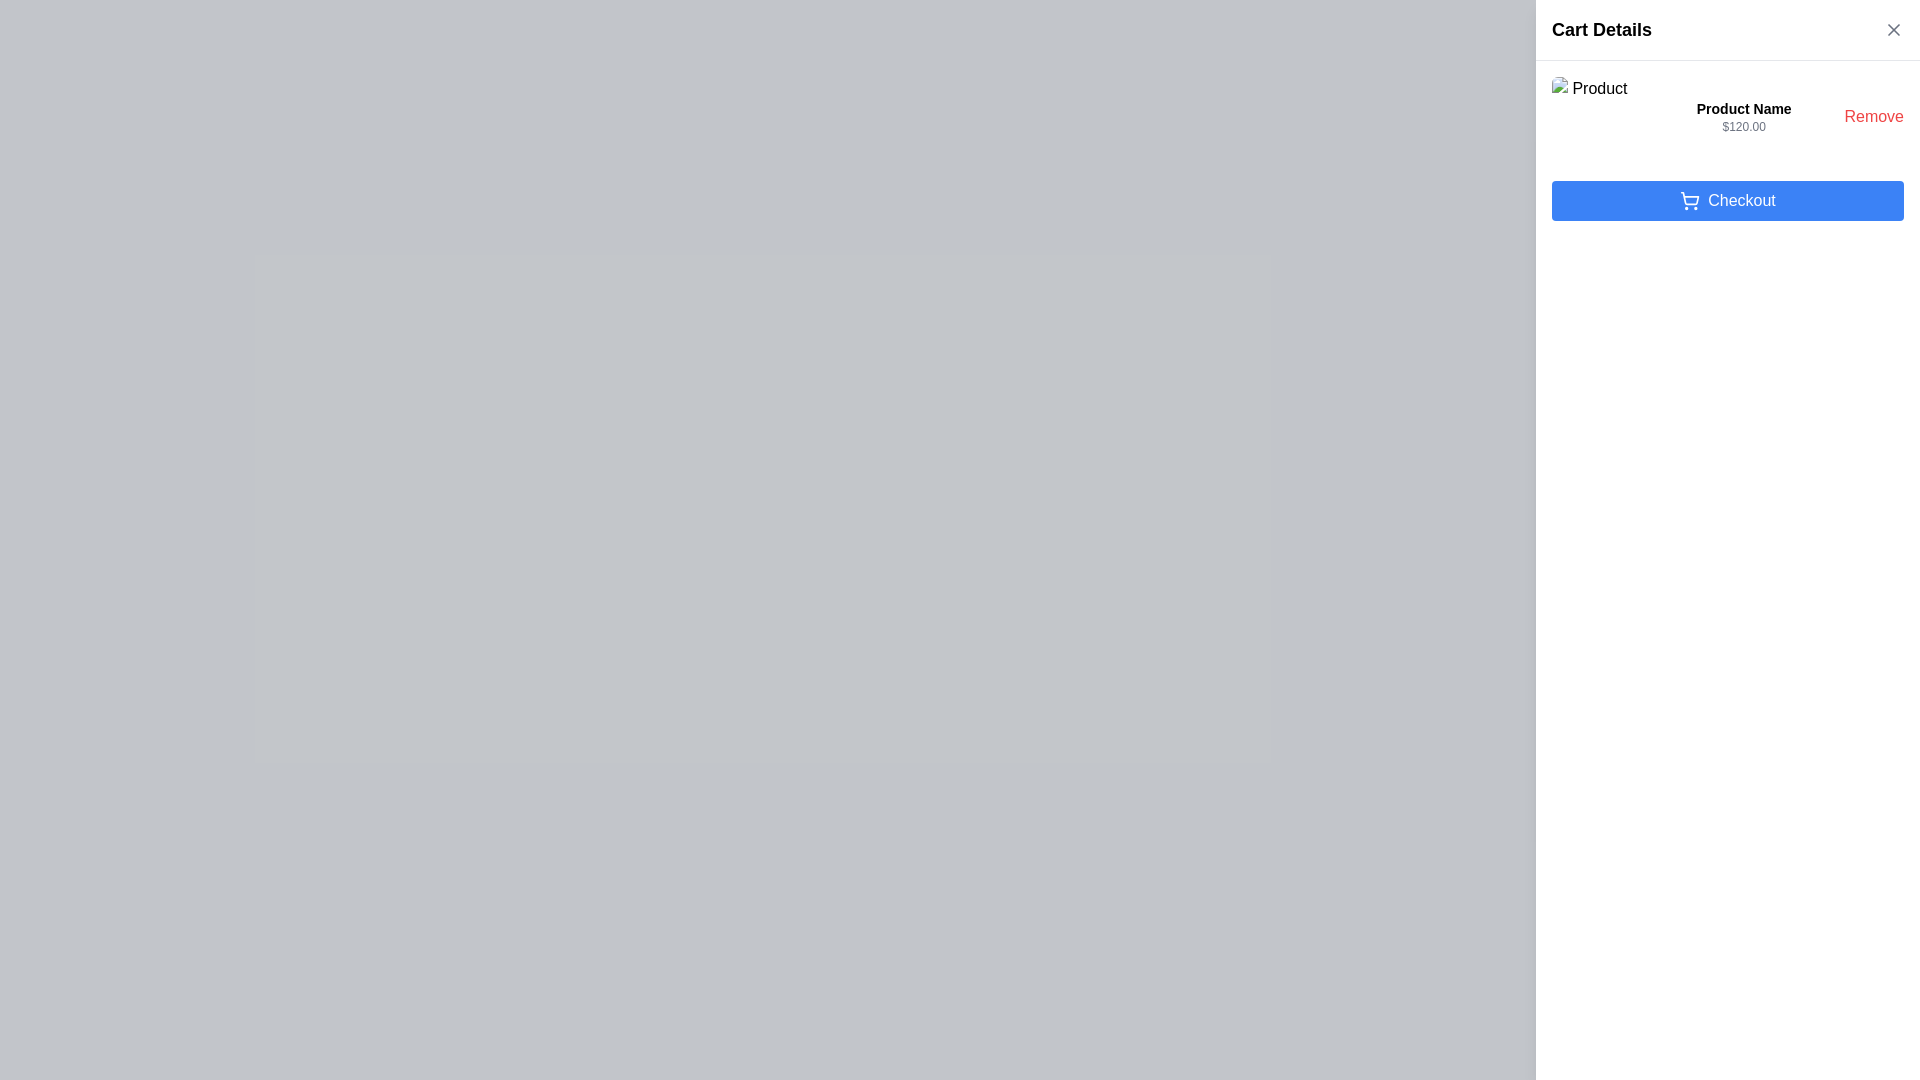 The height and width of the screenshot is (1080, 1920). I want to click on the decorative cart icon located to the left of the 'Checkout' button, which visually represents the button's cart functionality, so click(1689, 200).